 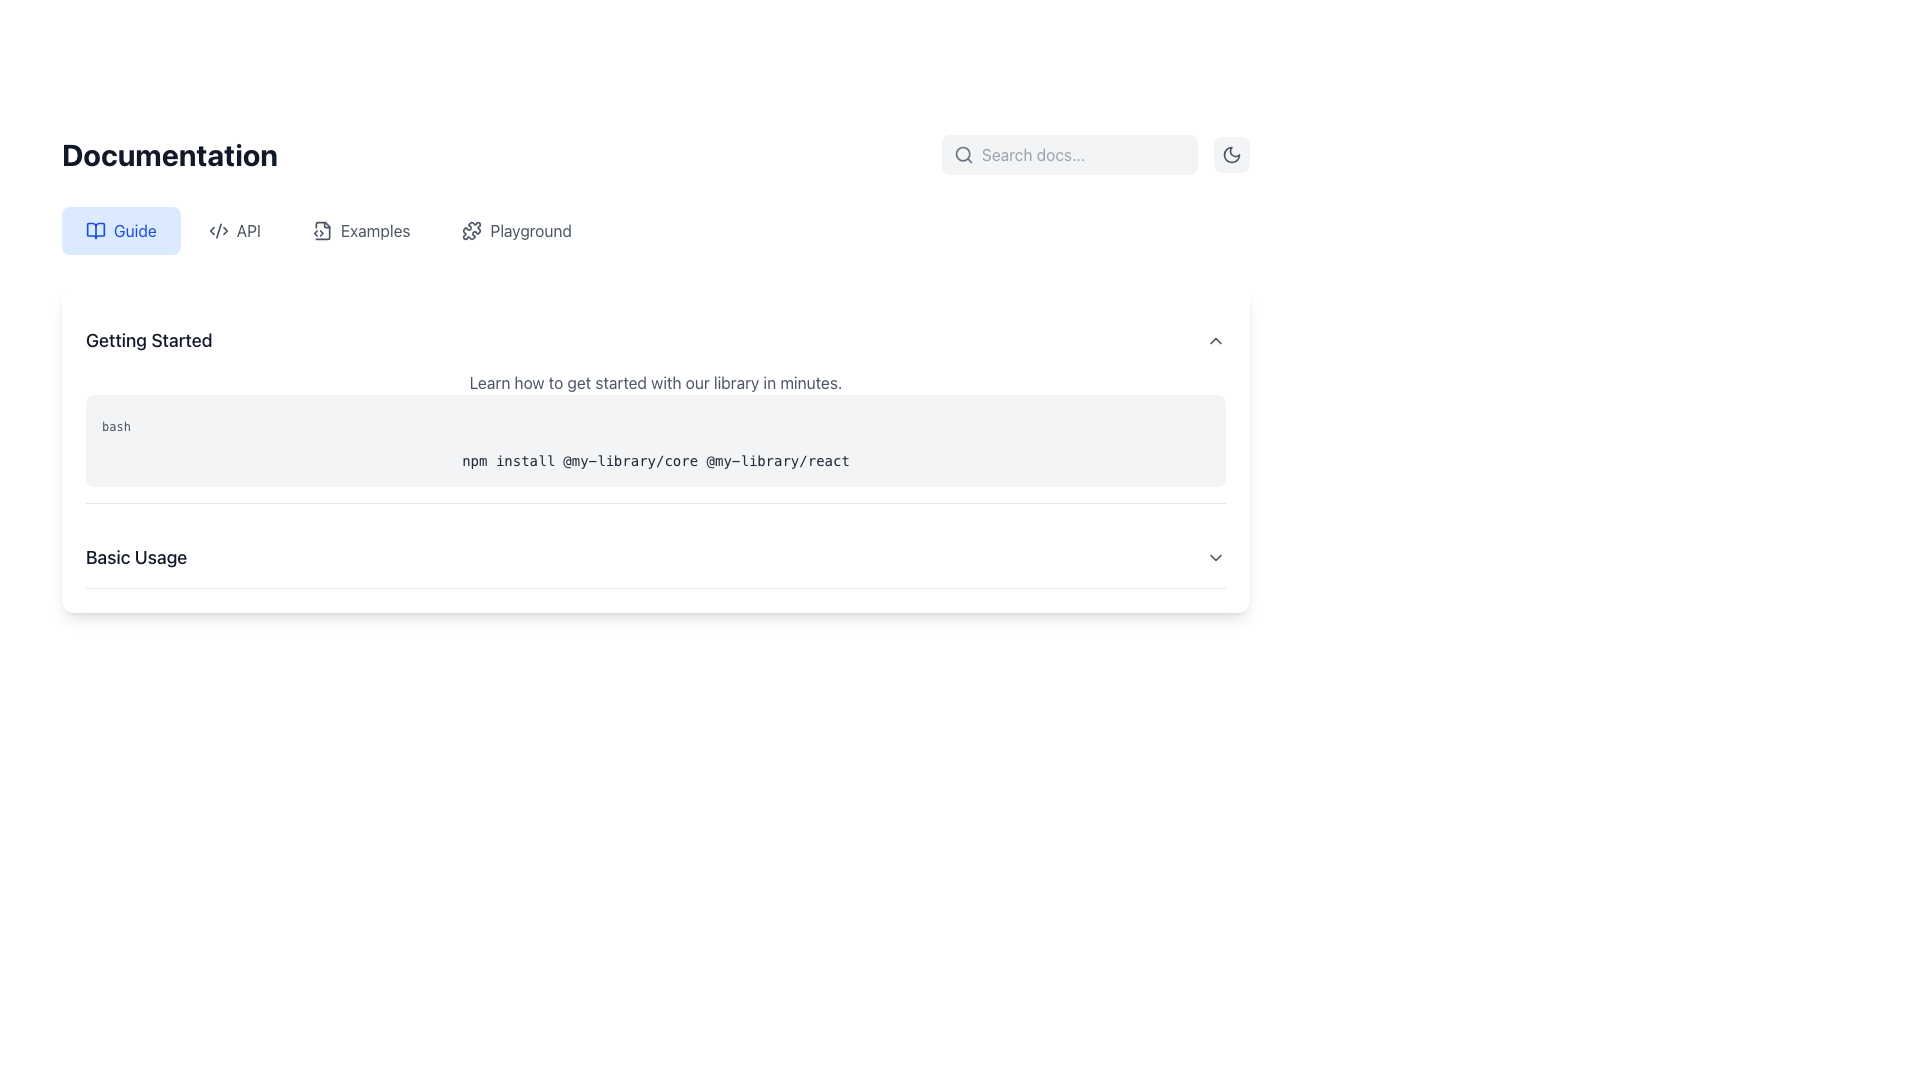 I want to click on the link in the navigation bar located beneath the main title 'Documentation', so click(x=656, y=230).